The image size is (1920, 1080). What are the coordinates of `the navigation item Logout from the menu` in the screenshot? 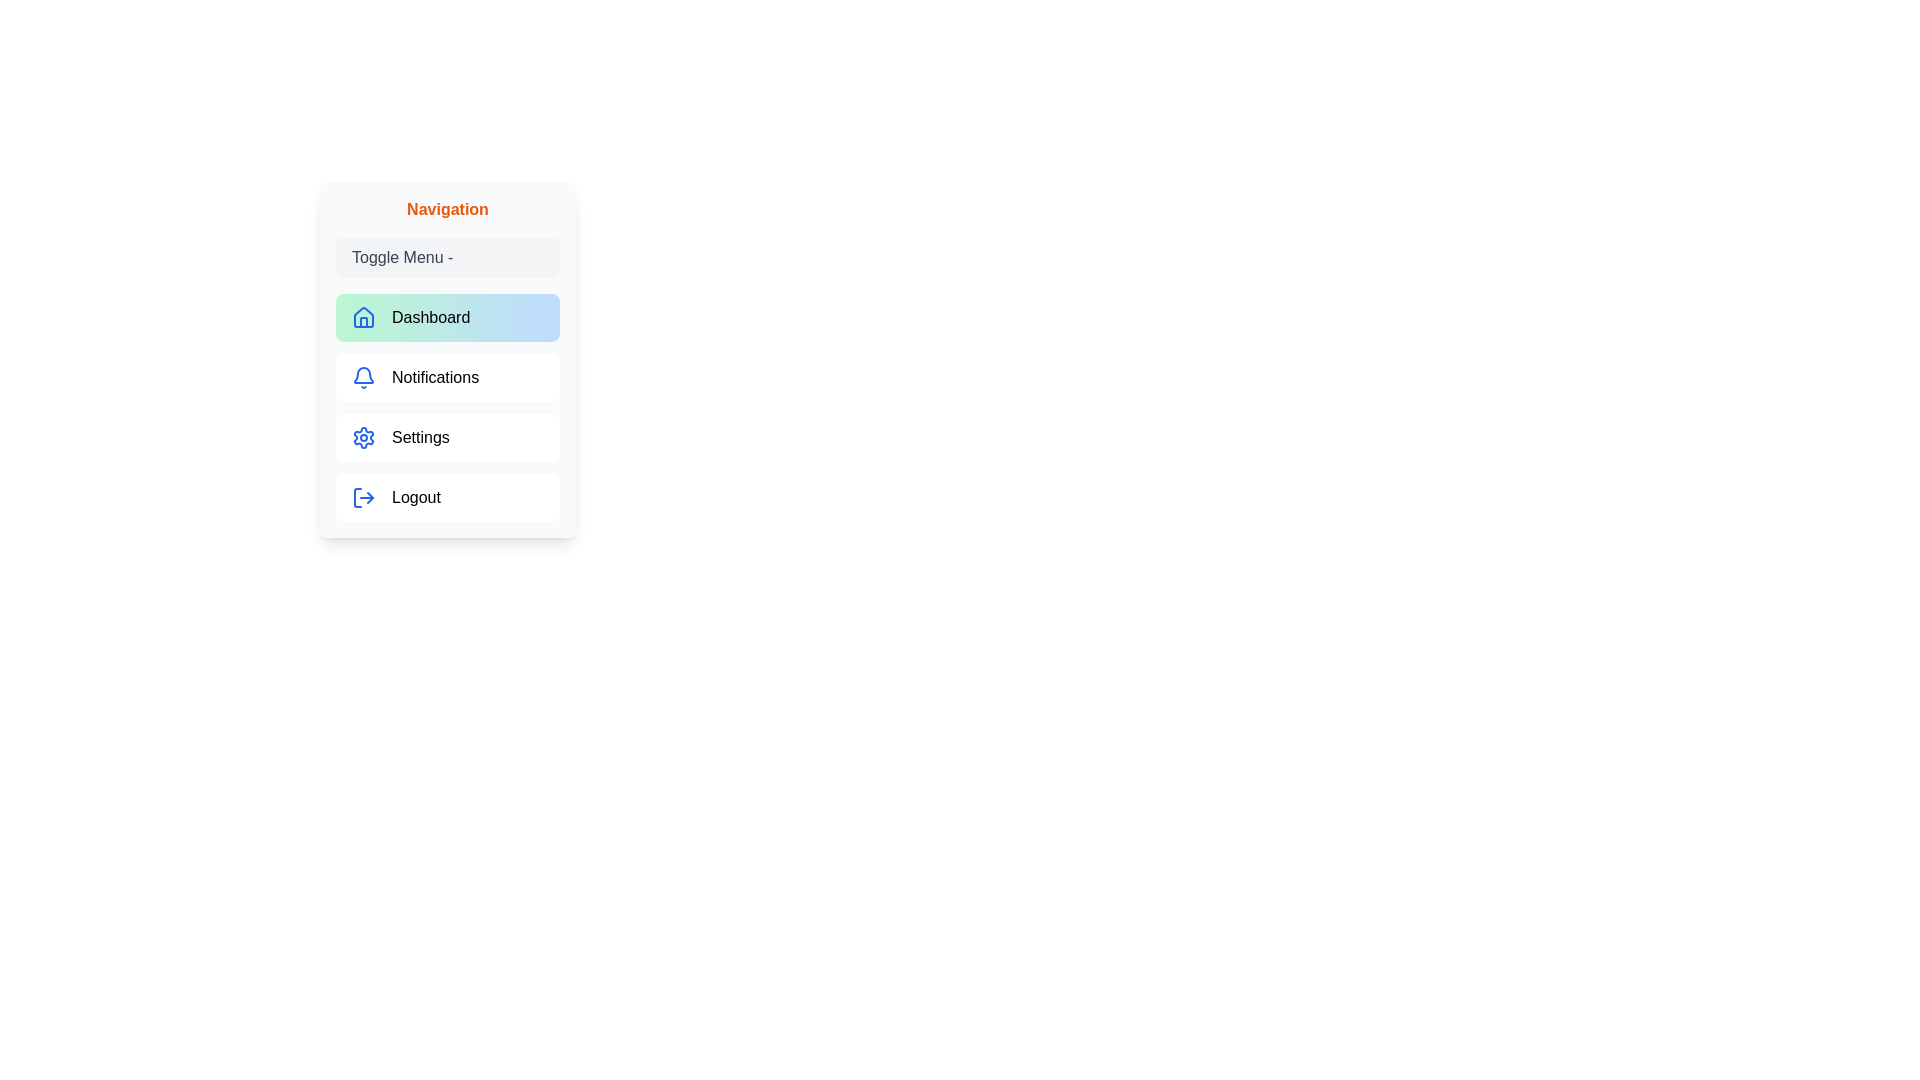 It's located at (446, 496).